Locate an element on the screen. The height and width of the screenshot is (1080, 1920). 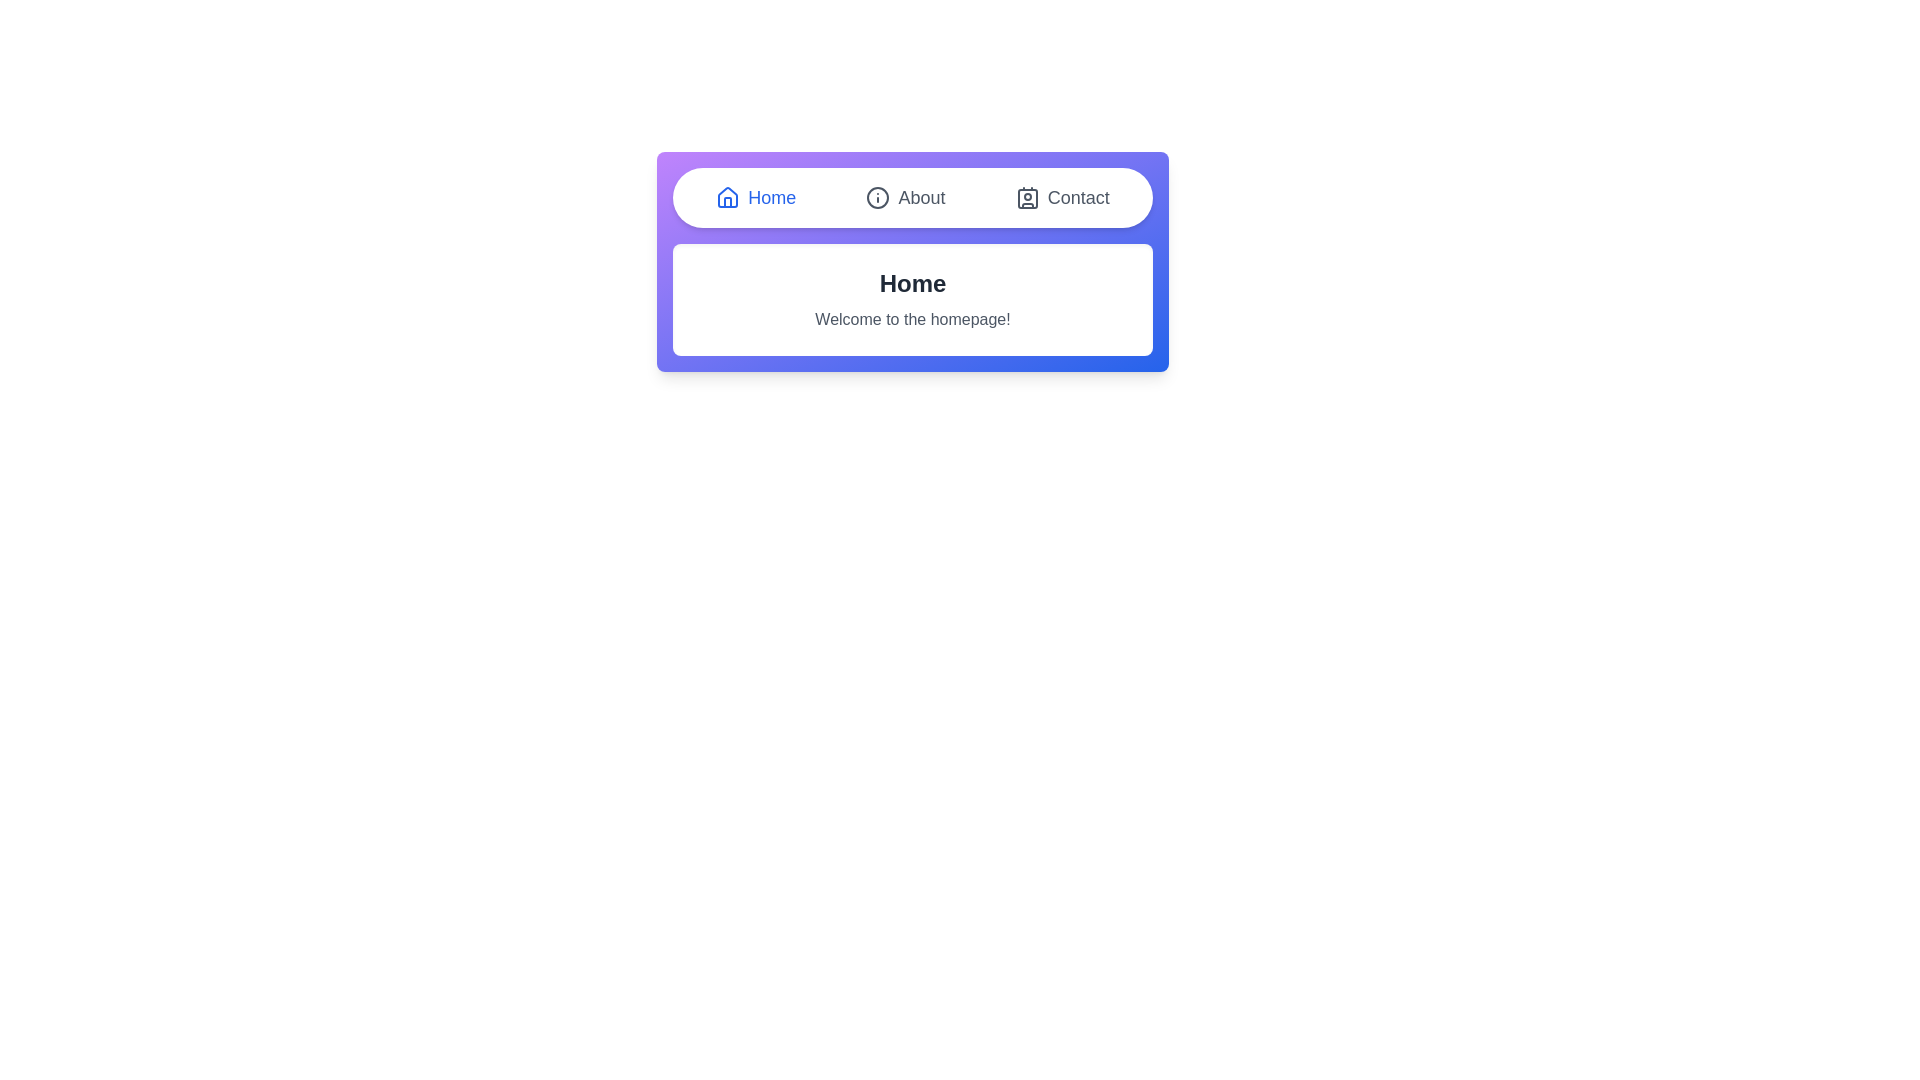
the Home tab to switch content is located at coordinates (754, 197).